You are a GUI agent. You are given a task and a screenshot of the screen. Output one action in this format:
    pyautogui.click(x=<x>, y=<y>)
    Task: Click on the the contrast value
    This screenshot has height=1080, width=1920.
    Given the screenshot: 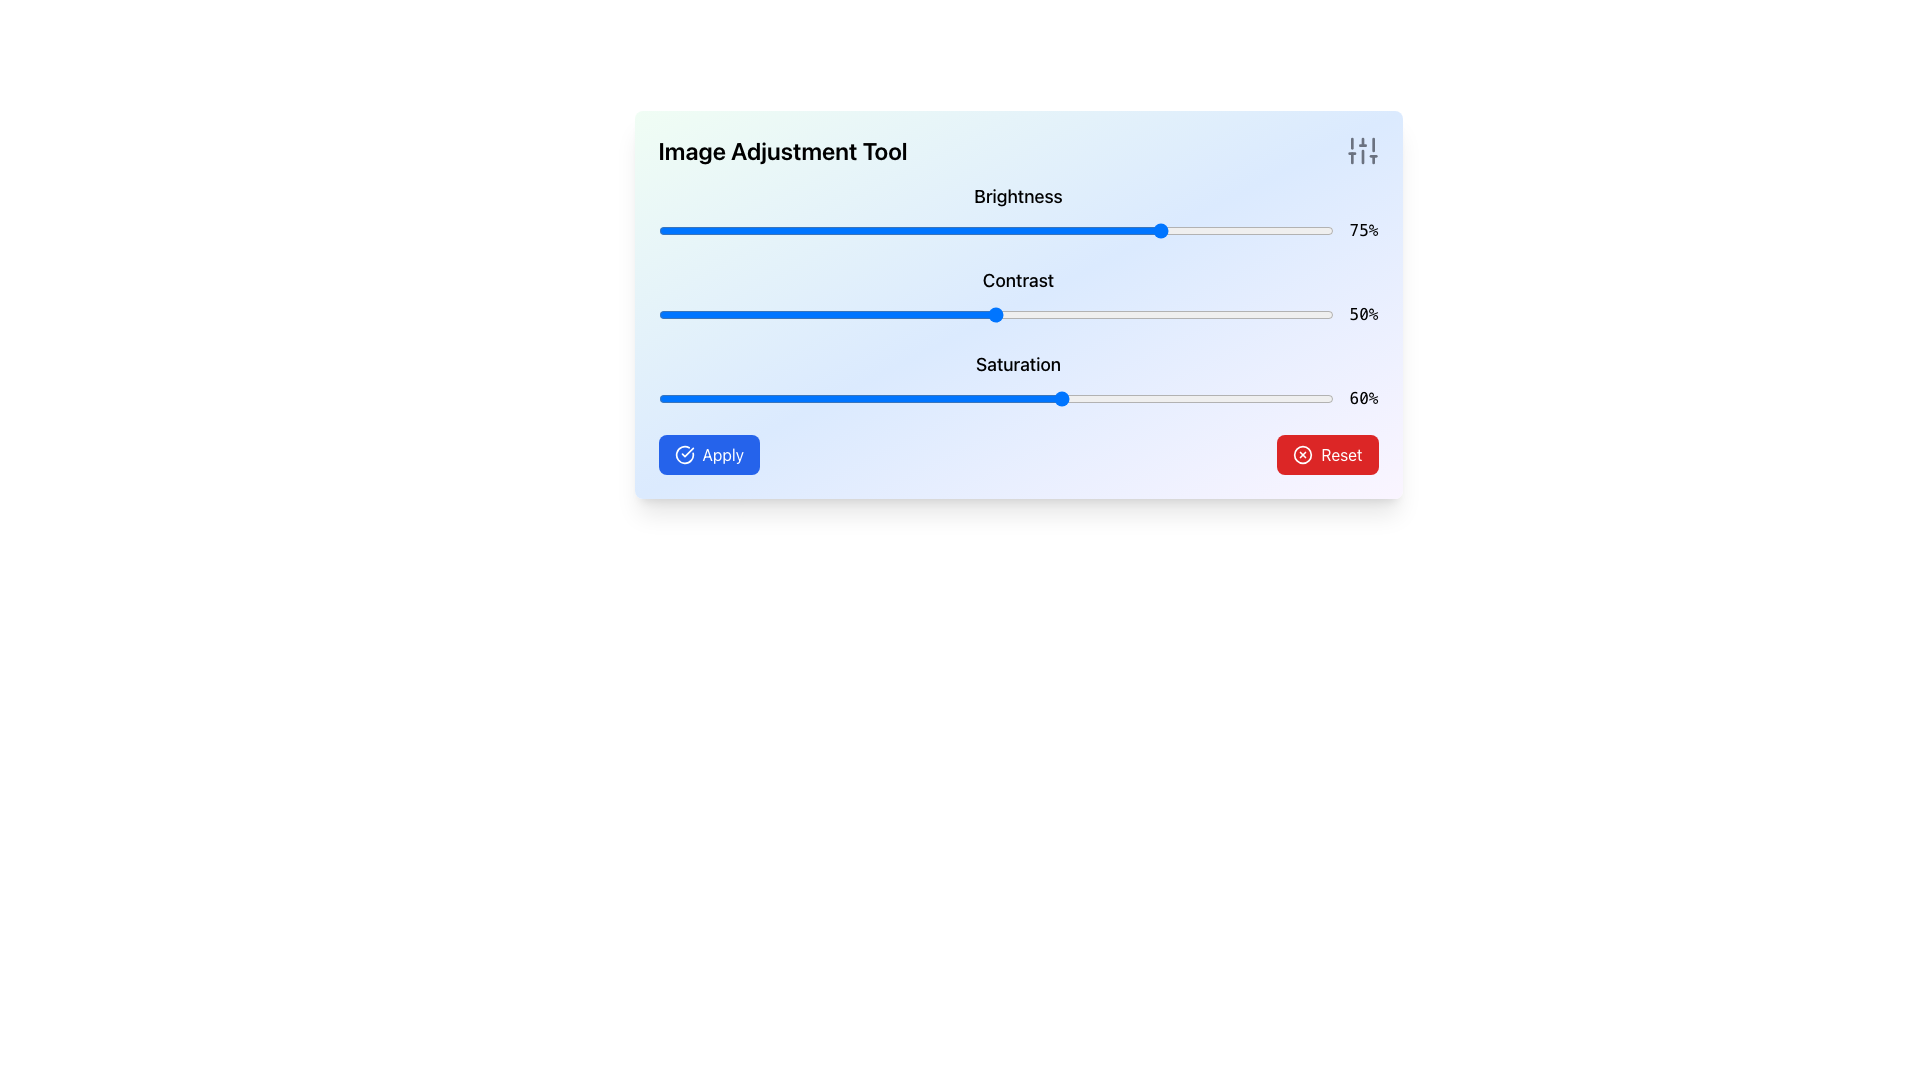 What is the action you would take?
    pyautogui.click(x=731, y=315)
    